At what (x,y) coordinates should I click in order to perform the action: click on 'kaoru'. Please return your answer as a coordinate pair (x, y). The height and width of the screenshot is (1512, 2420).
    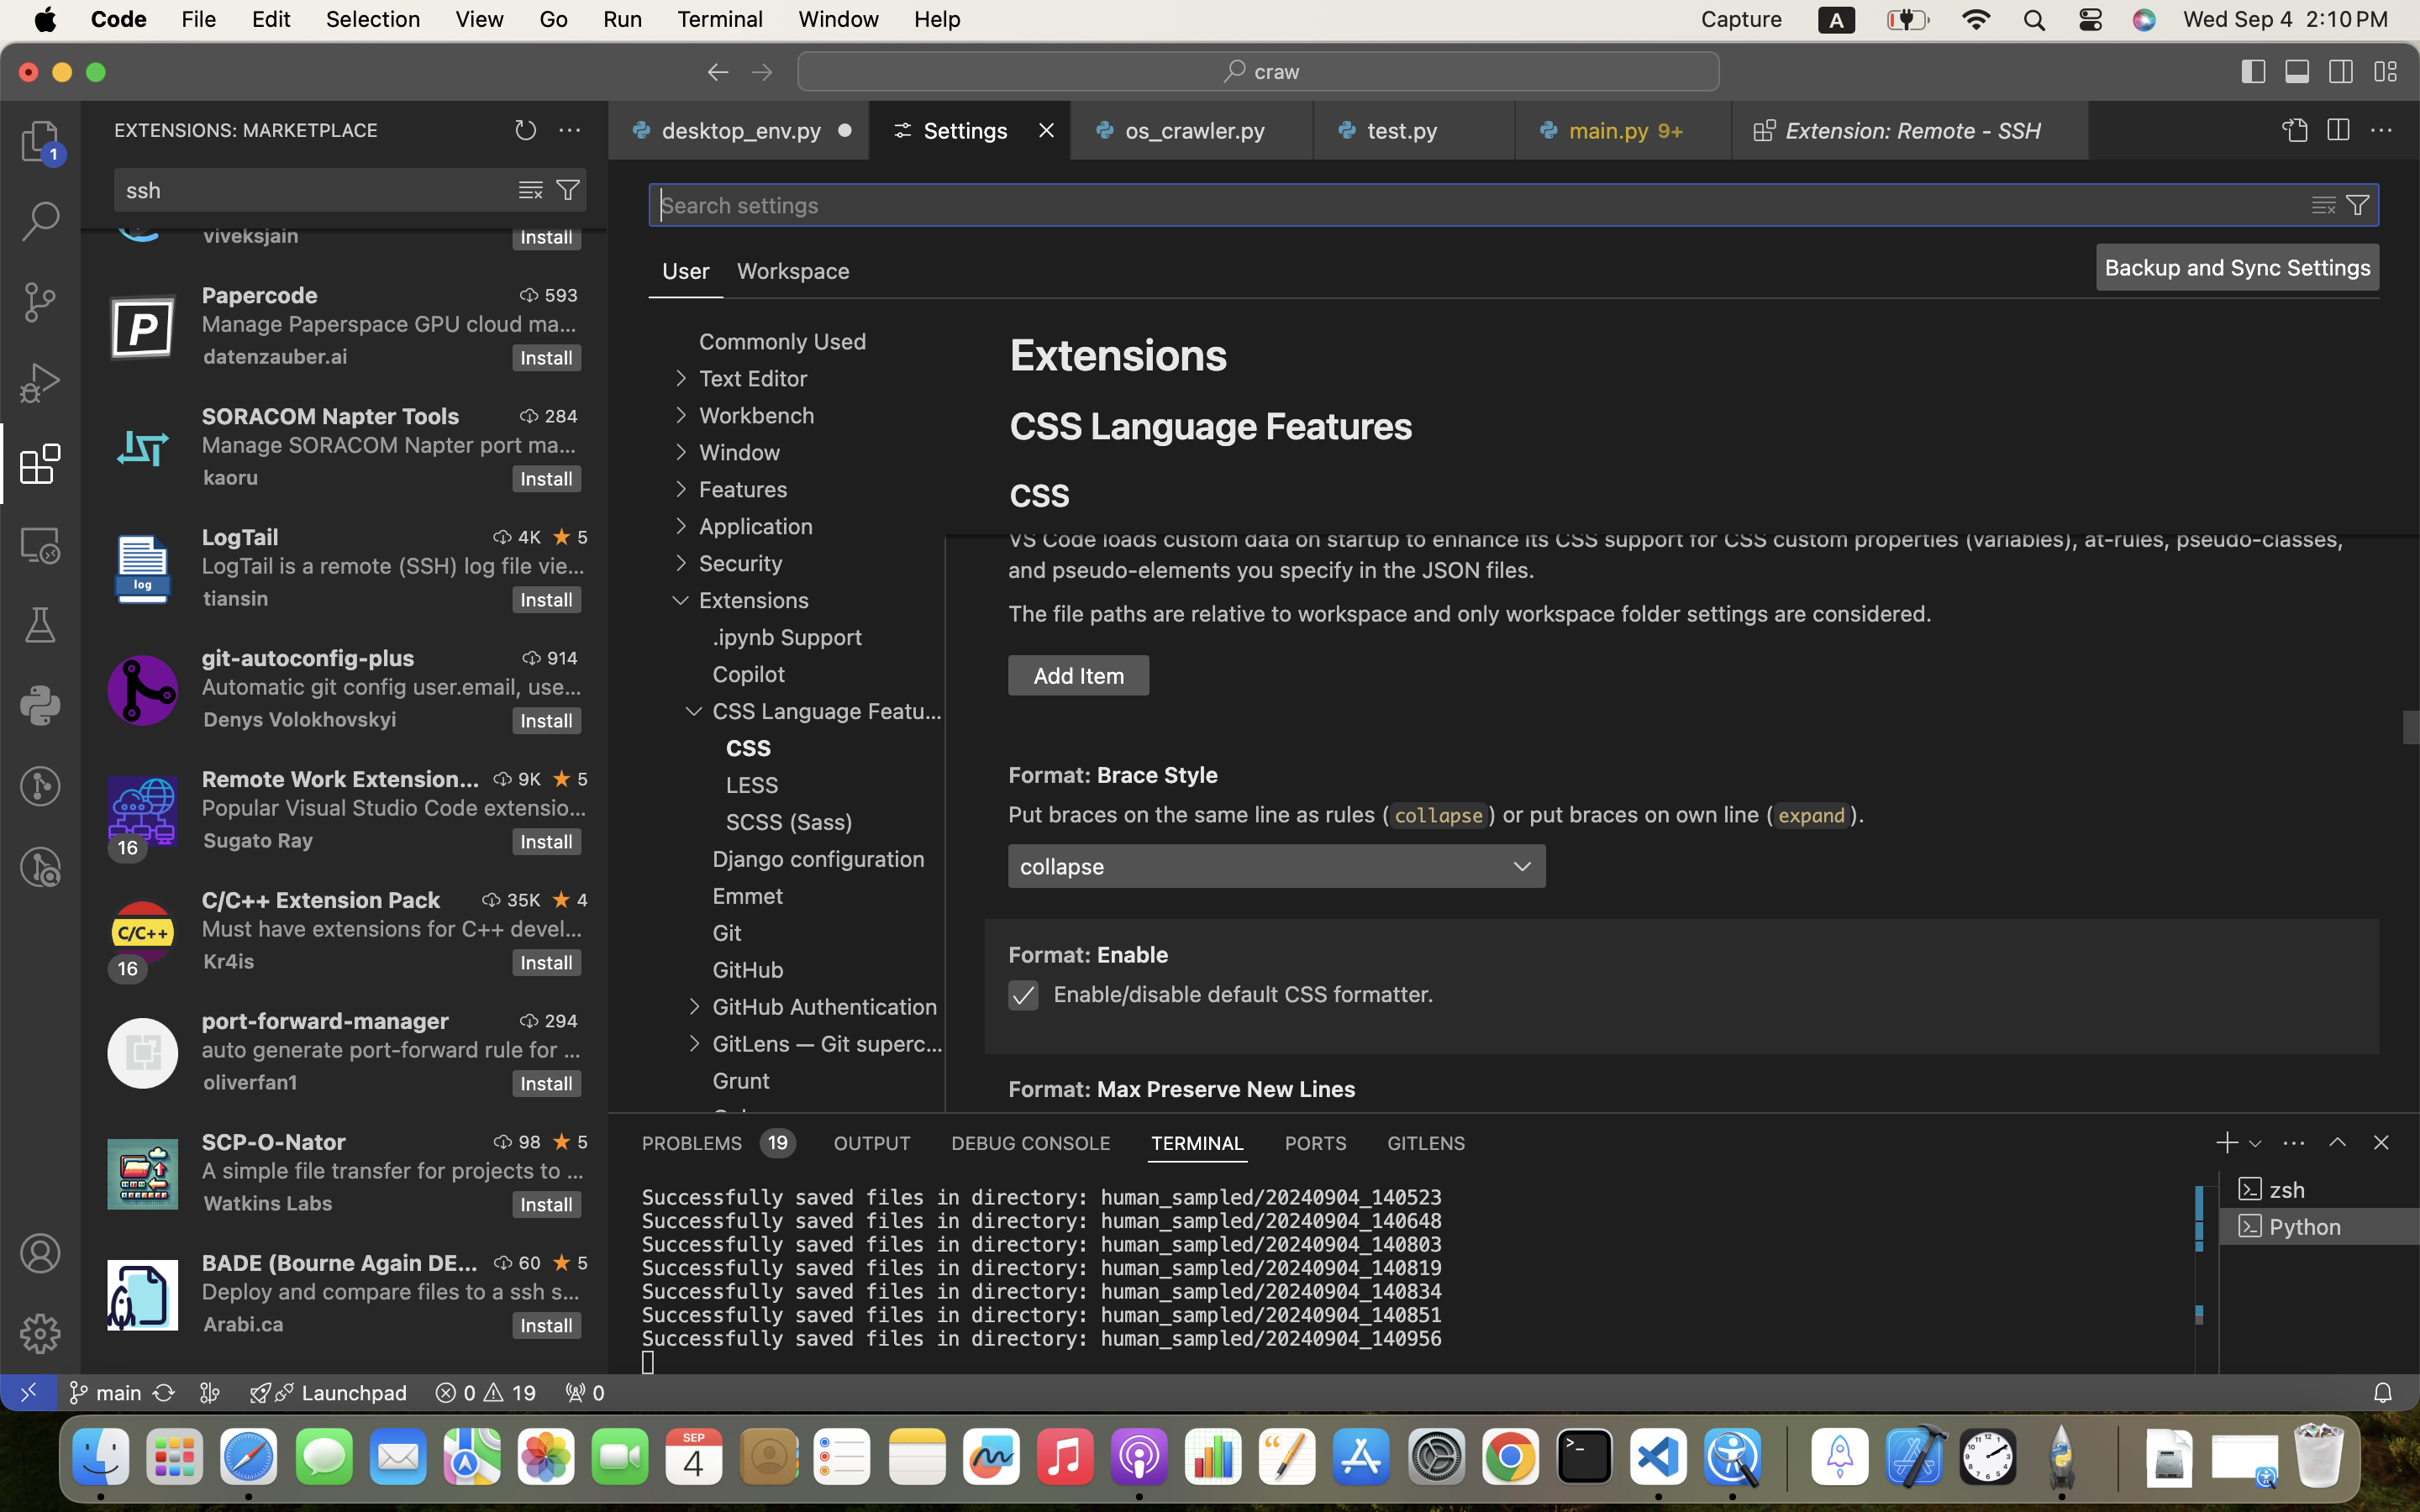
    Looking at the image, I should click on (230, 477).